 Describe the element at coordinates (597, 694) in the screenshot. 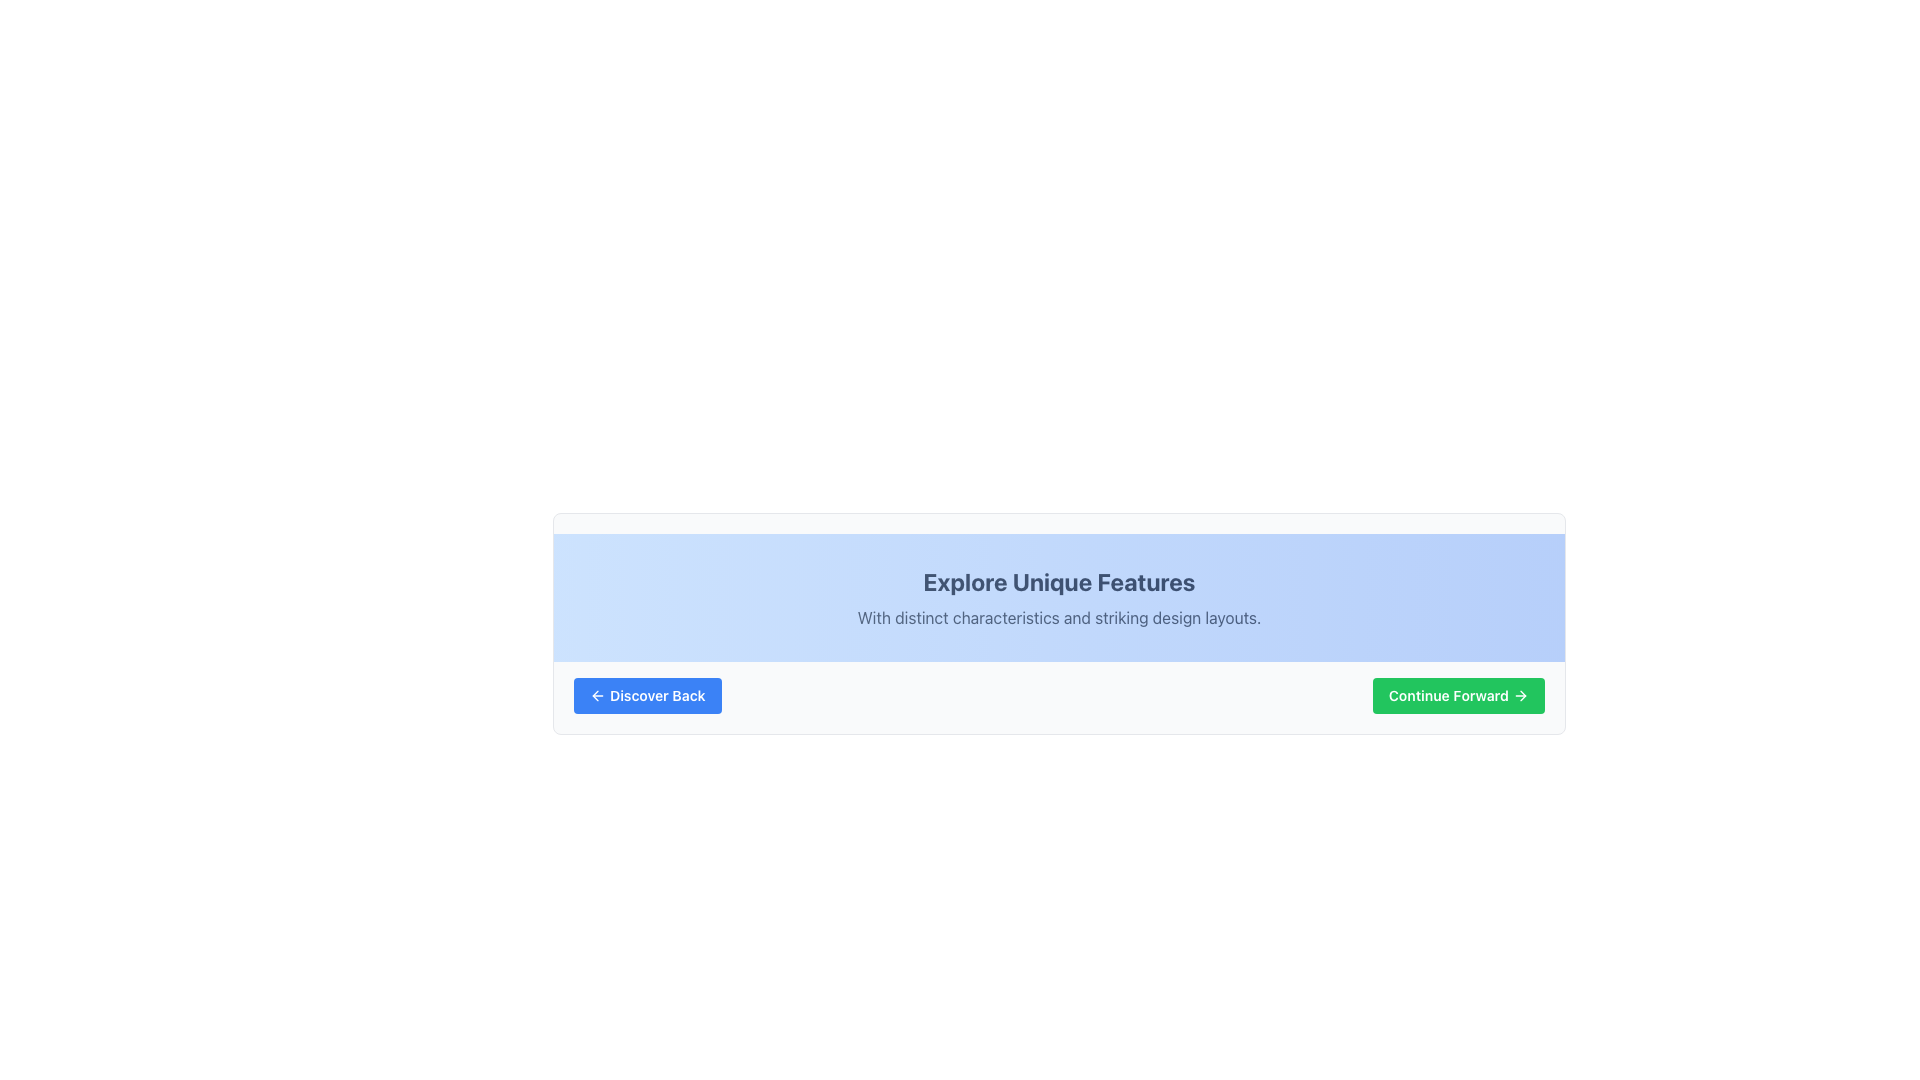

I see `the backward navigation icon located in the left portion of the 'Discover Back' button, which enhances its contextual meaning and usability` at that location.